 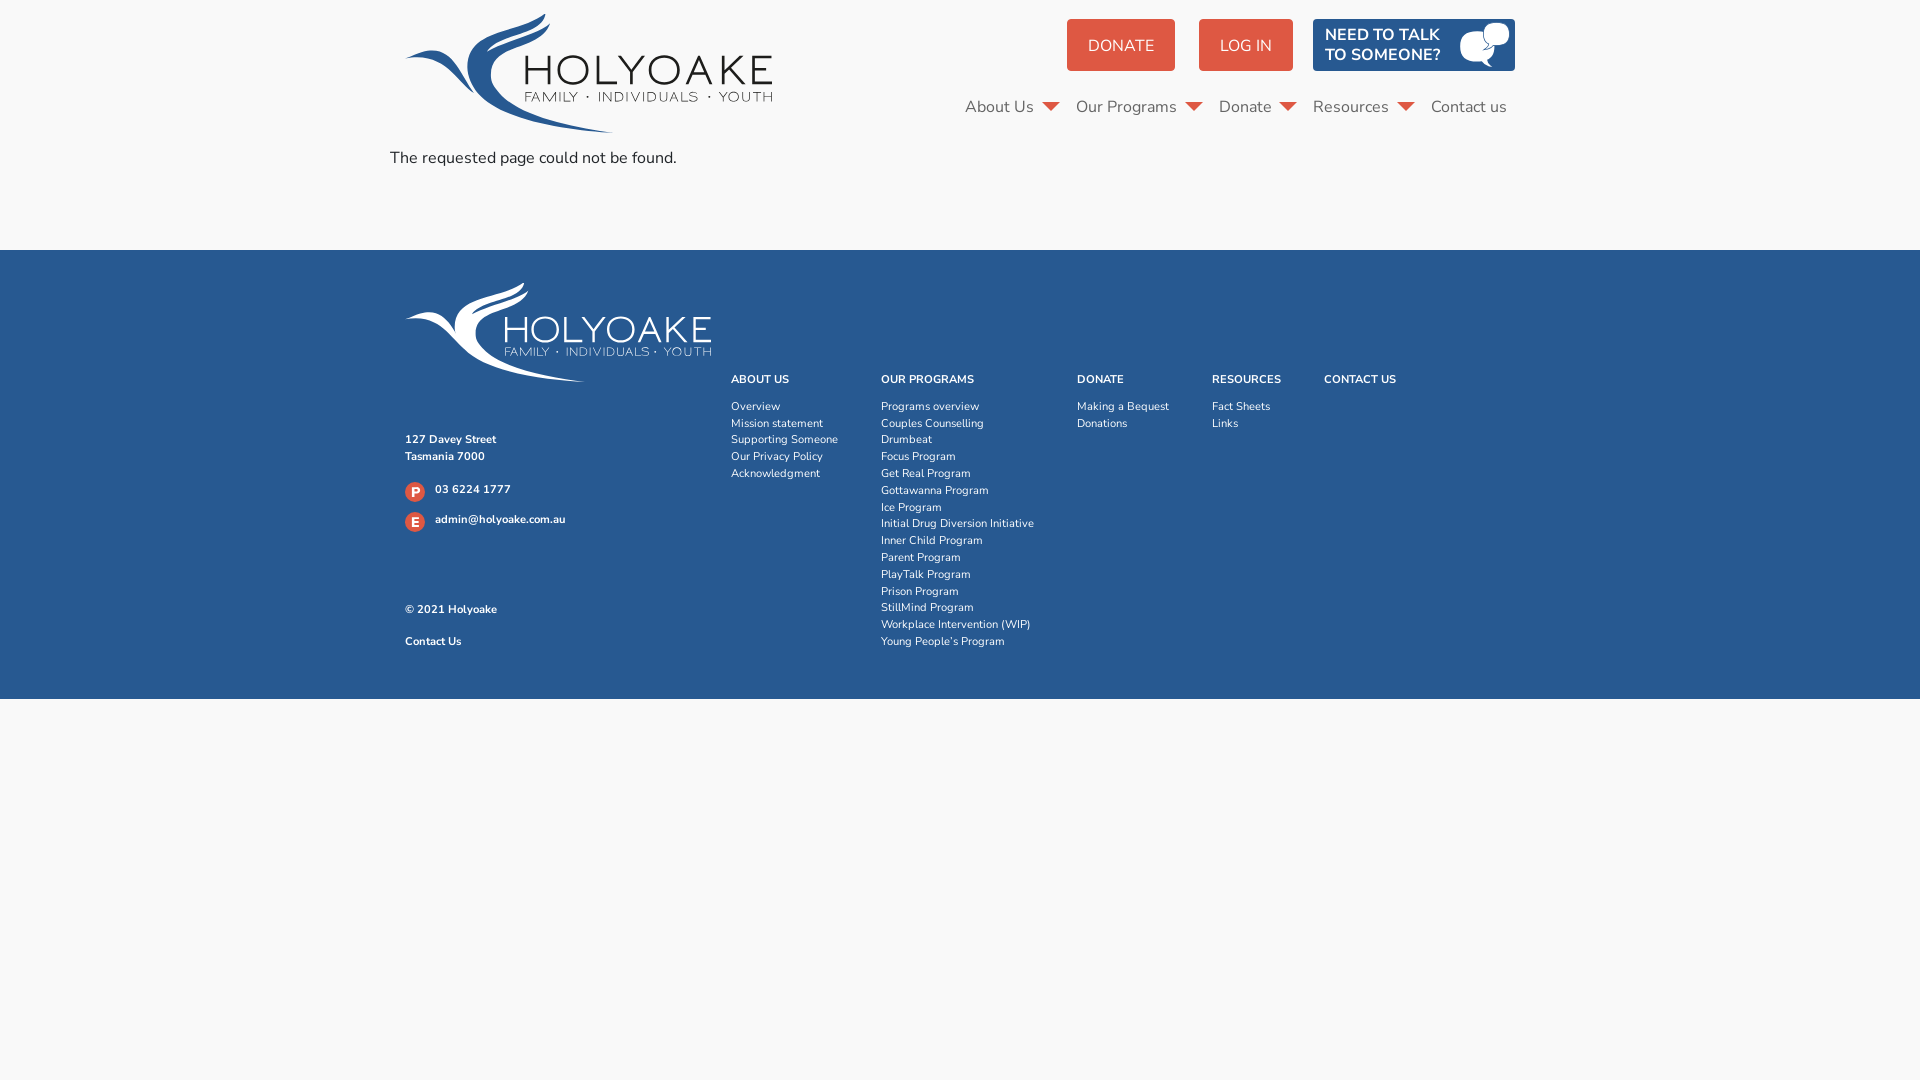 I want to click on 'Mission statement', so click(x=783, y=423).